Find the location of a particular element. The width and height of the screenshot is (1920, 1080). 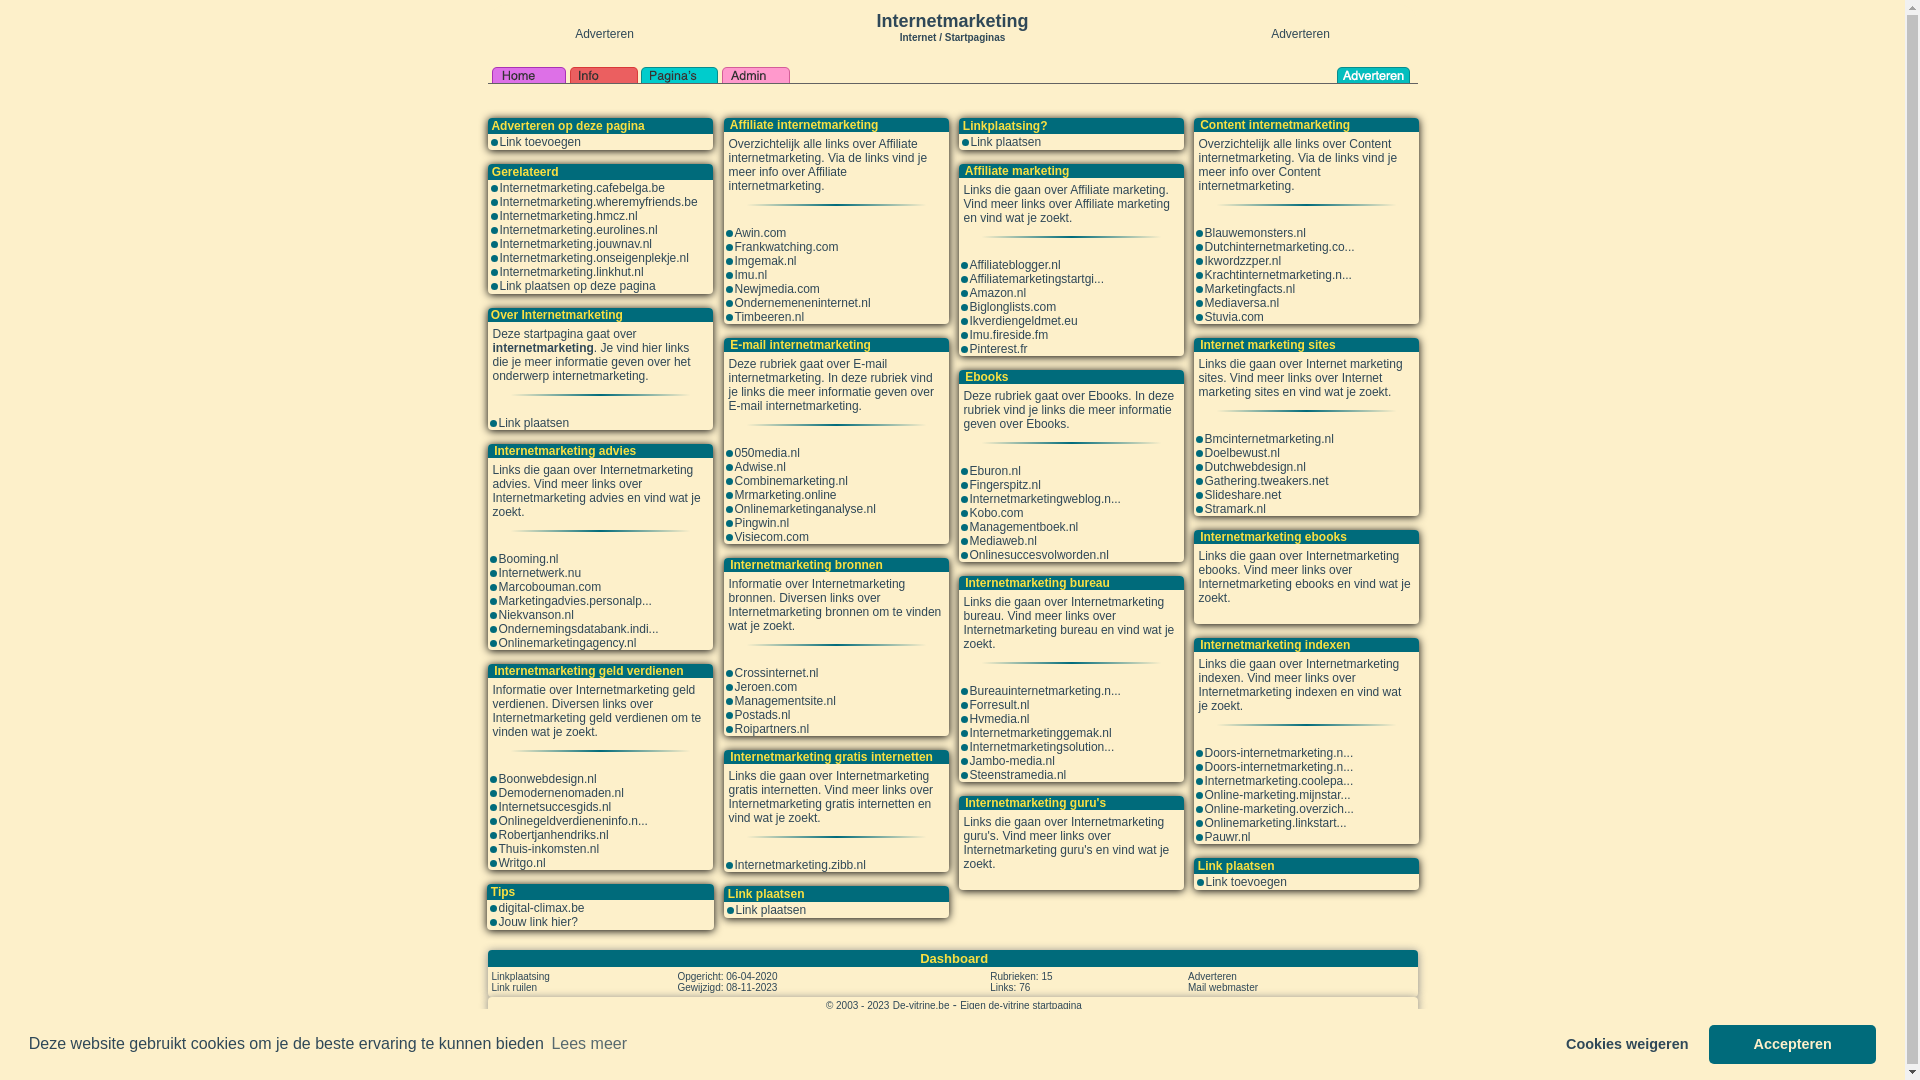

'Onlinemarketing.linkstart...' is located at coordinates (1274, 822).